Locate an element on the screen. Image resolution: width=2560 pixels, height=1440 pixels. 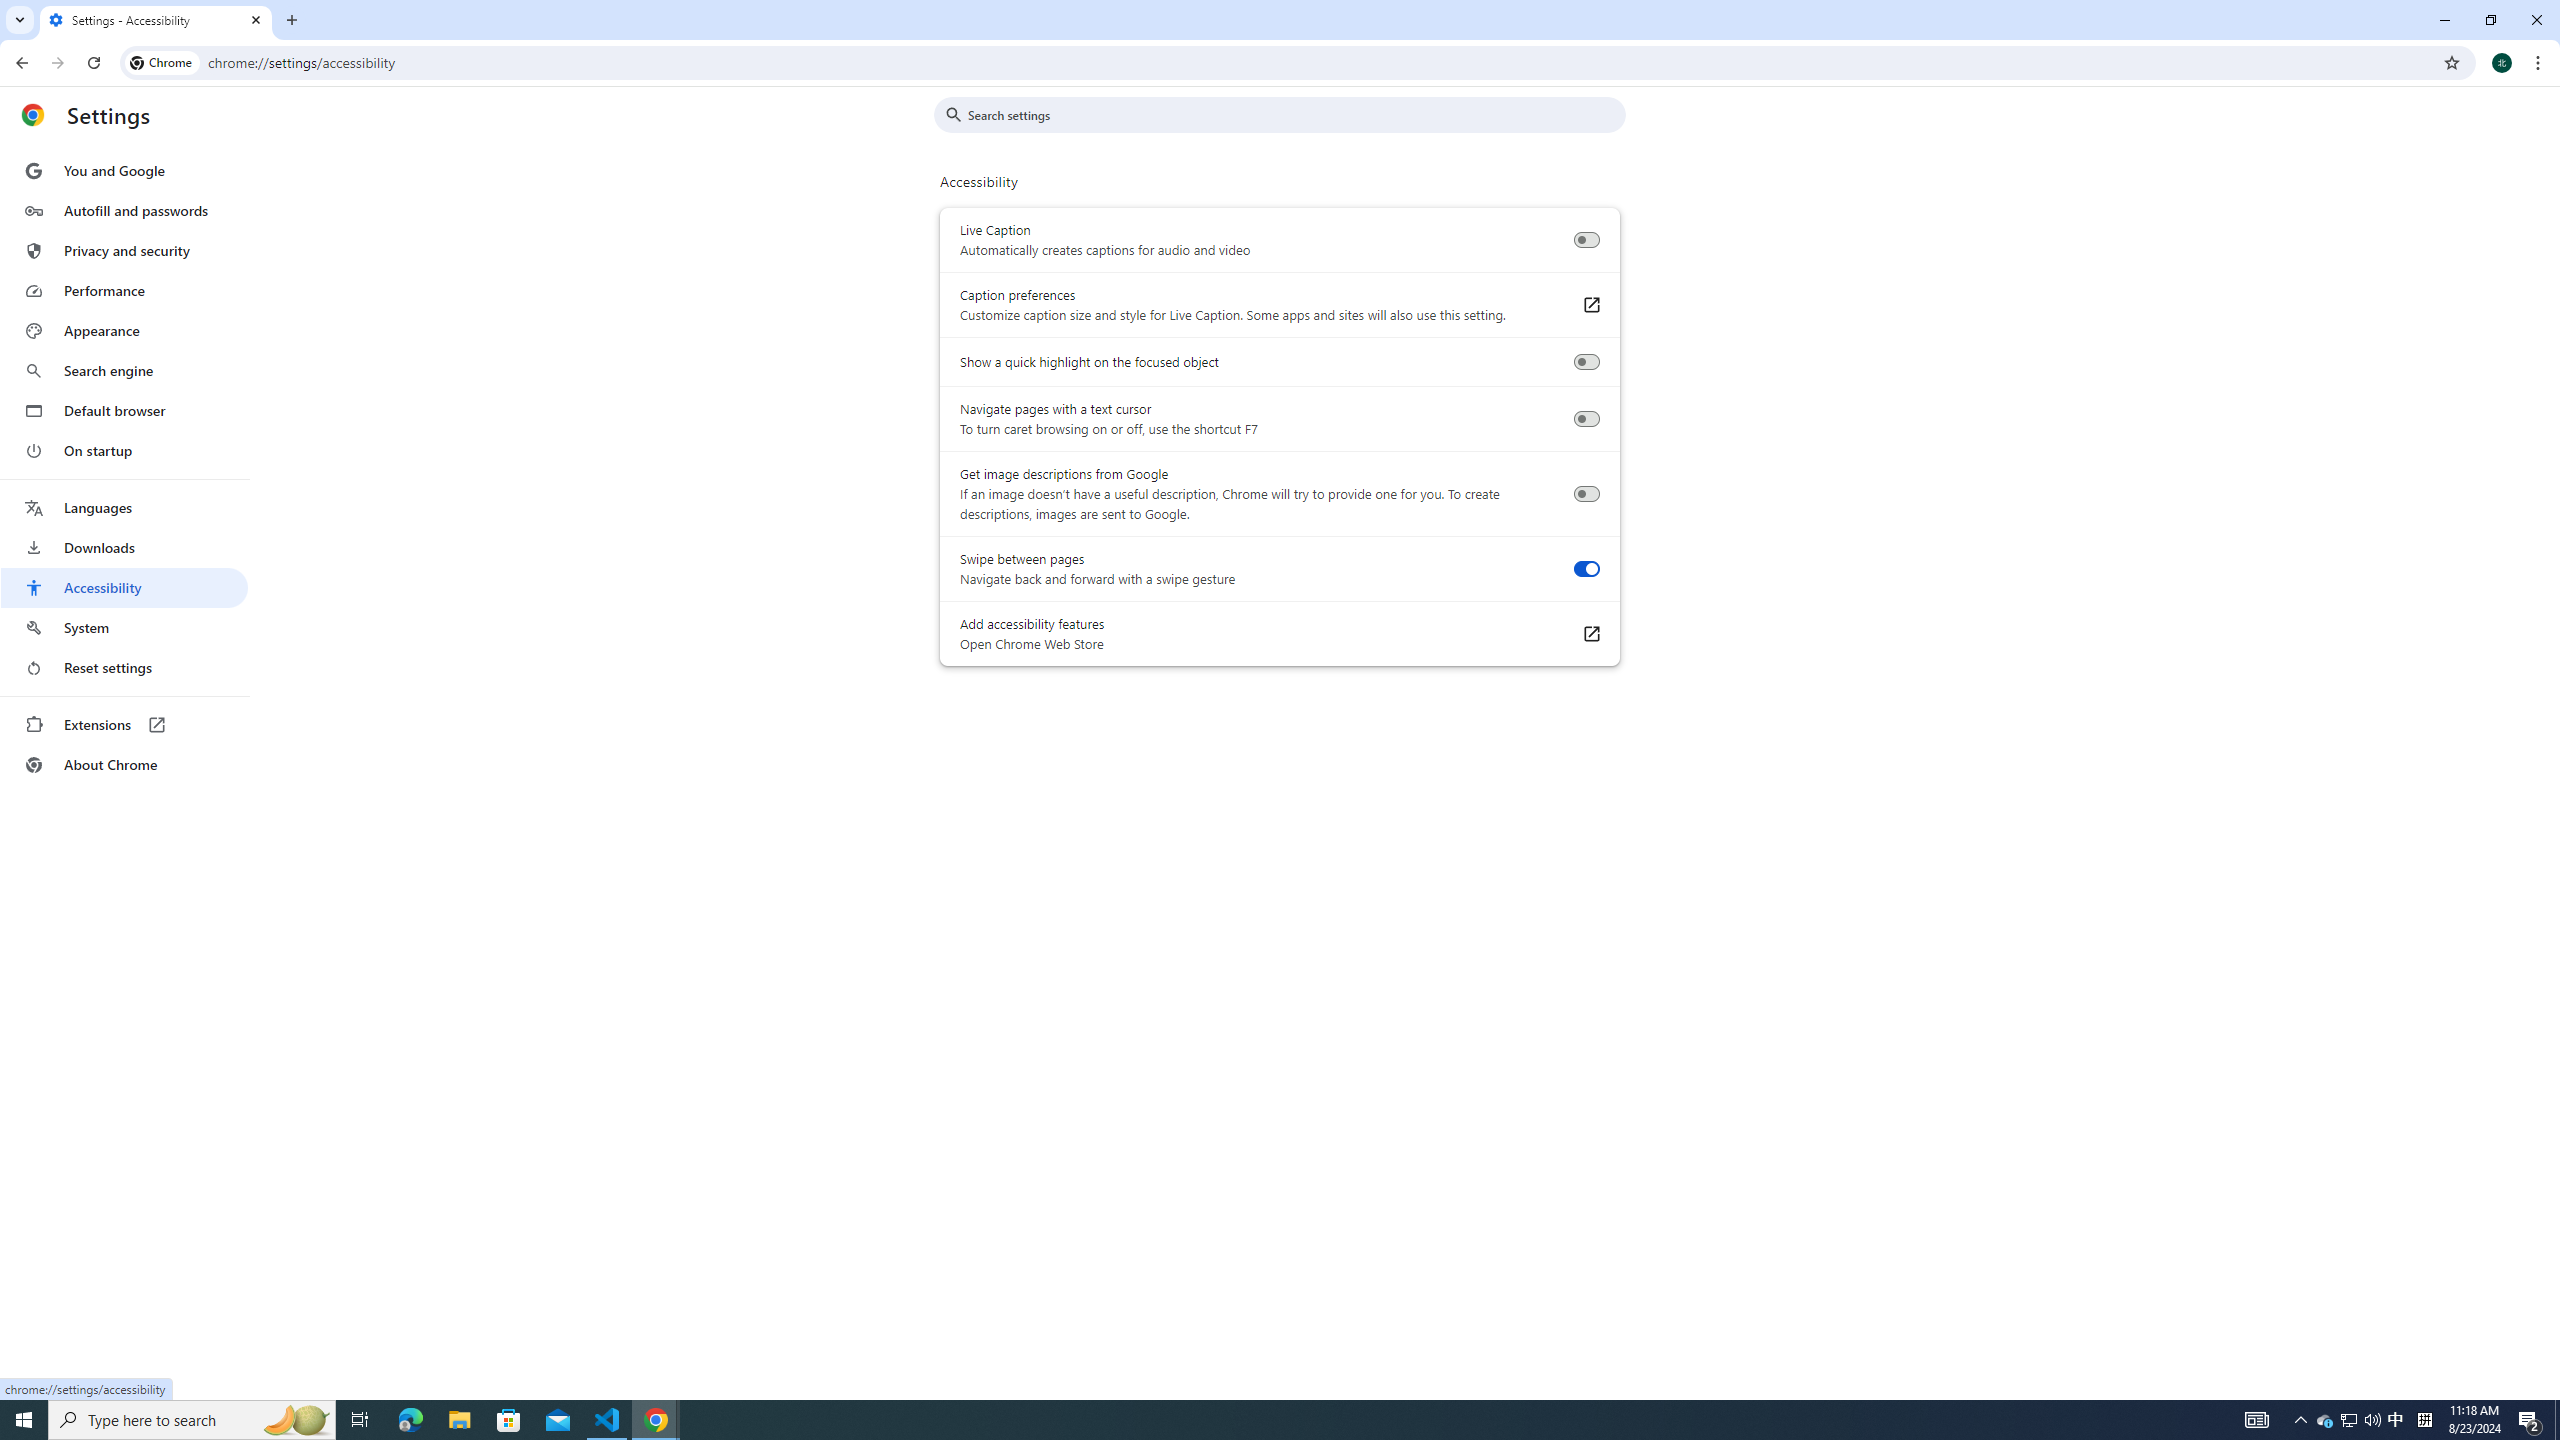
'Swipe between pages' is located at coordinates (1585, 568).